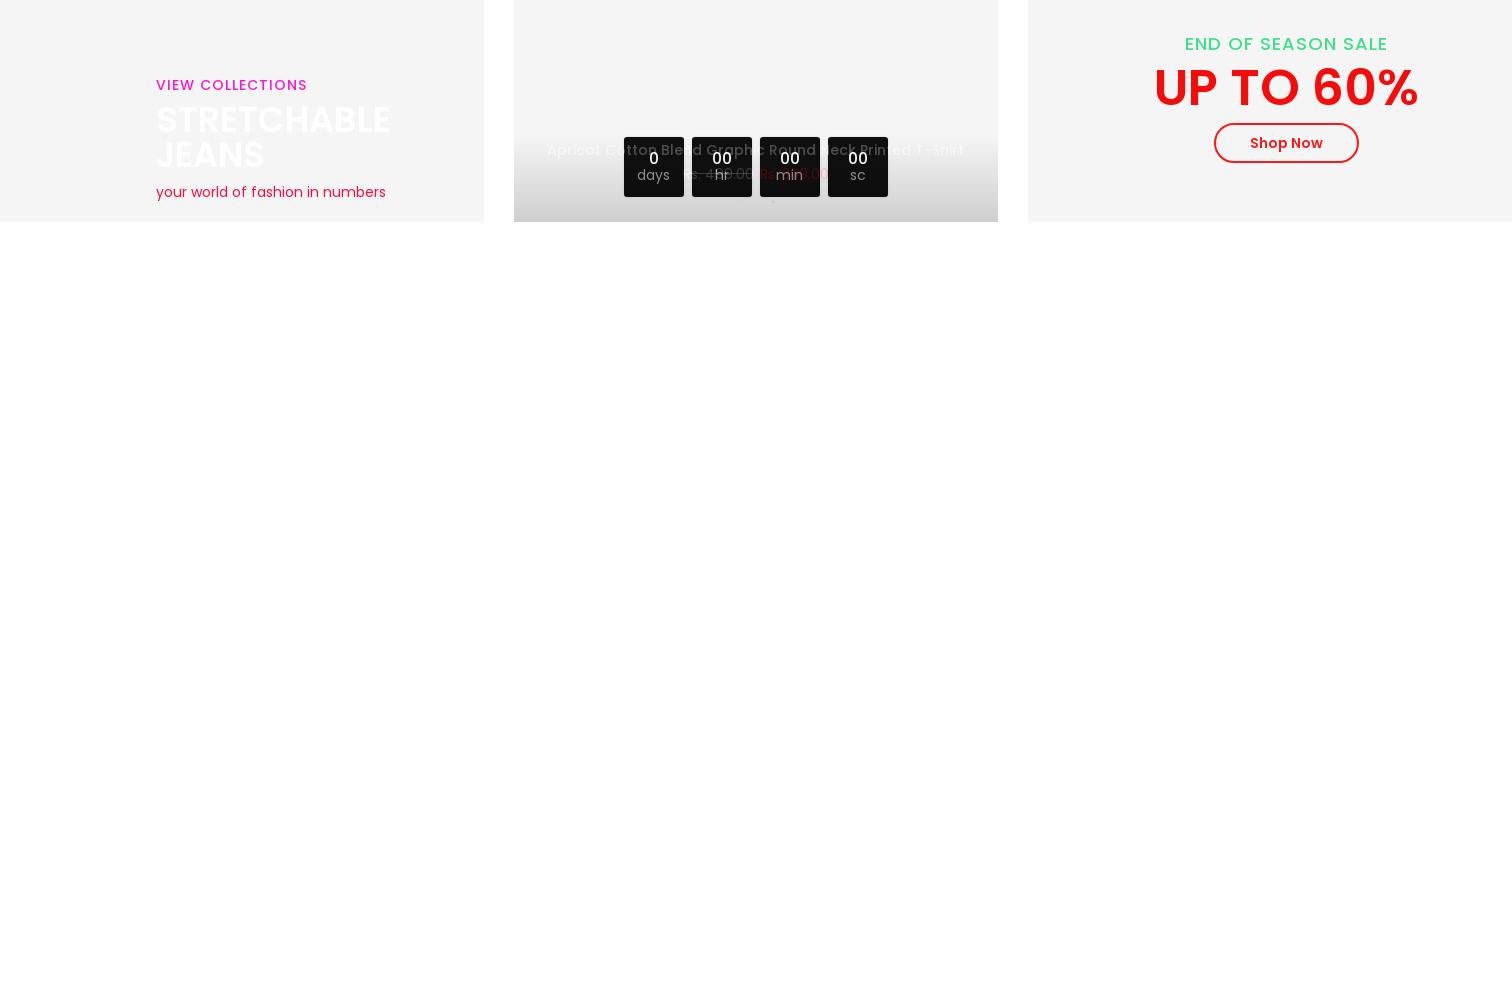  I want to click on 'sc', so click(856, 173).